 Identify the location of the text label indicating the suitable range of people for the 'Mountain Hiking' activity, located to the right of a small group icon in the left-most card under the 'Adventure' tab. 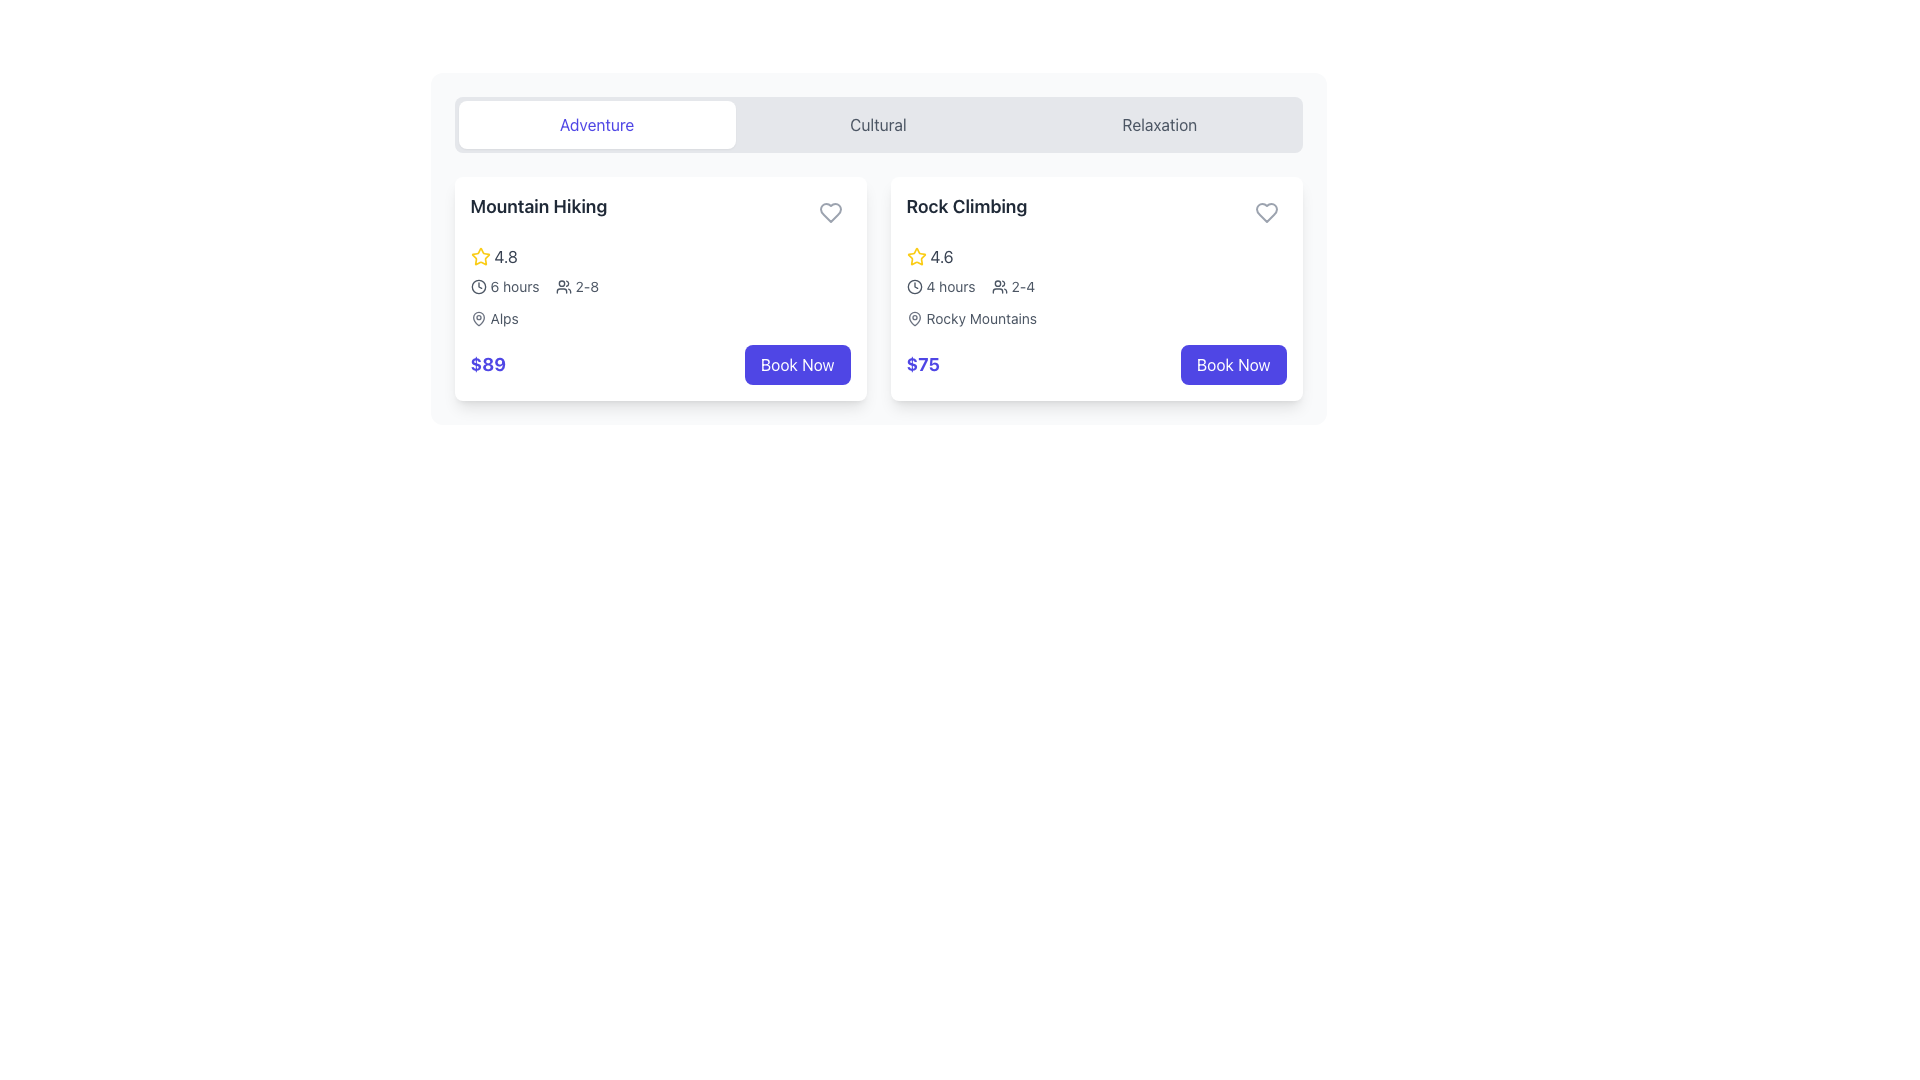
(586, 286).